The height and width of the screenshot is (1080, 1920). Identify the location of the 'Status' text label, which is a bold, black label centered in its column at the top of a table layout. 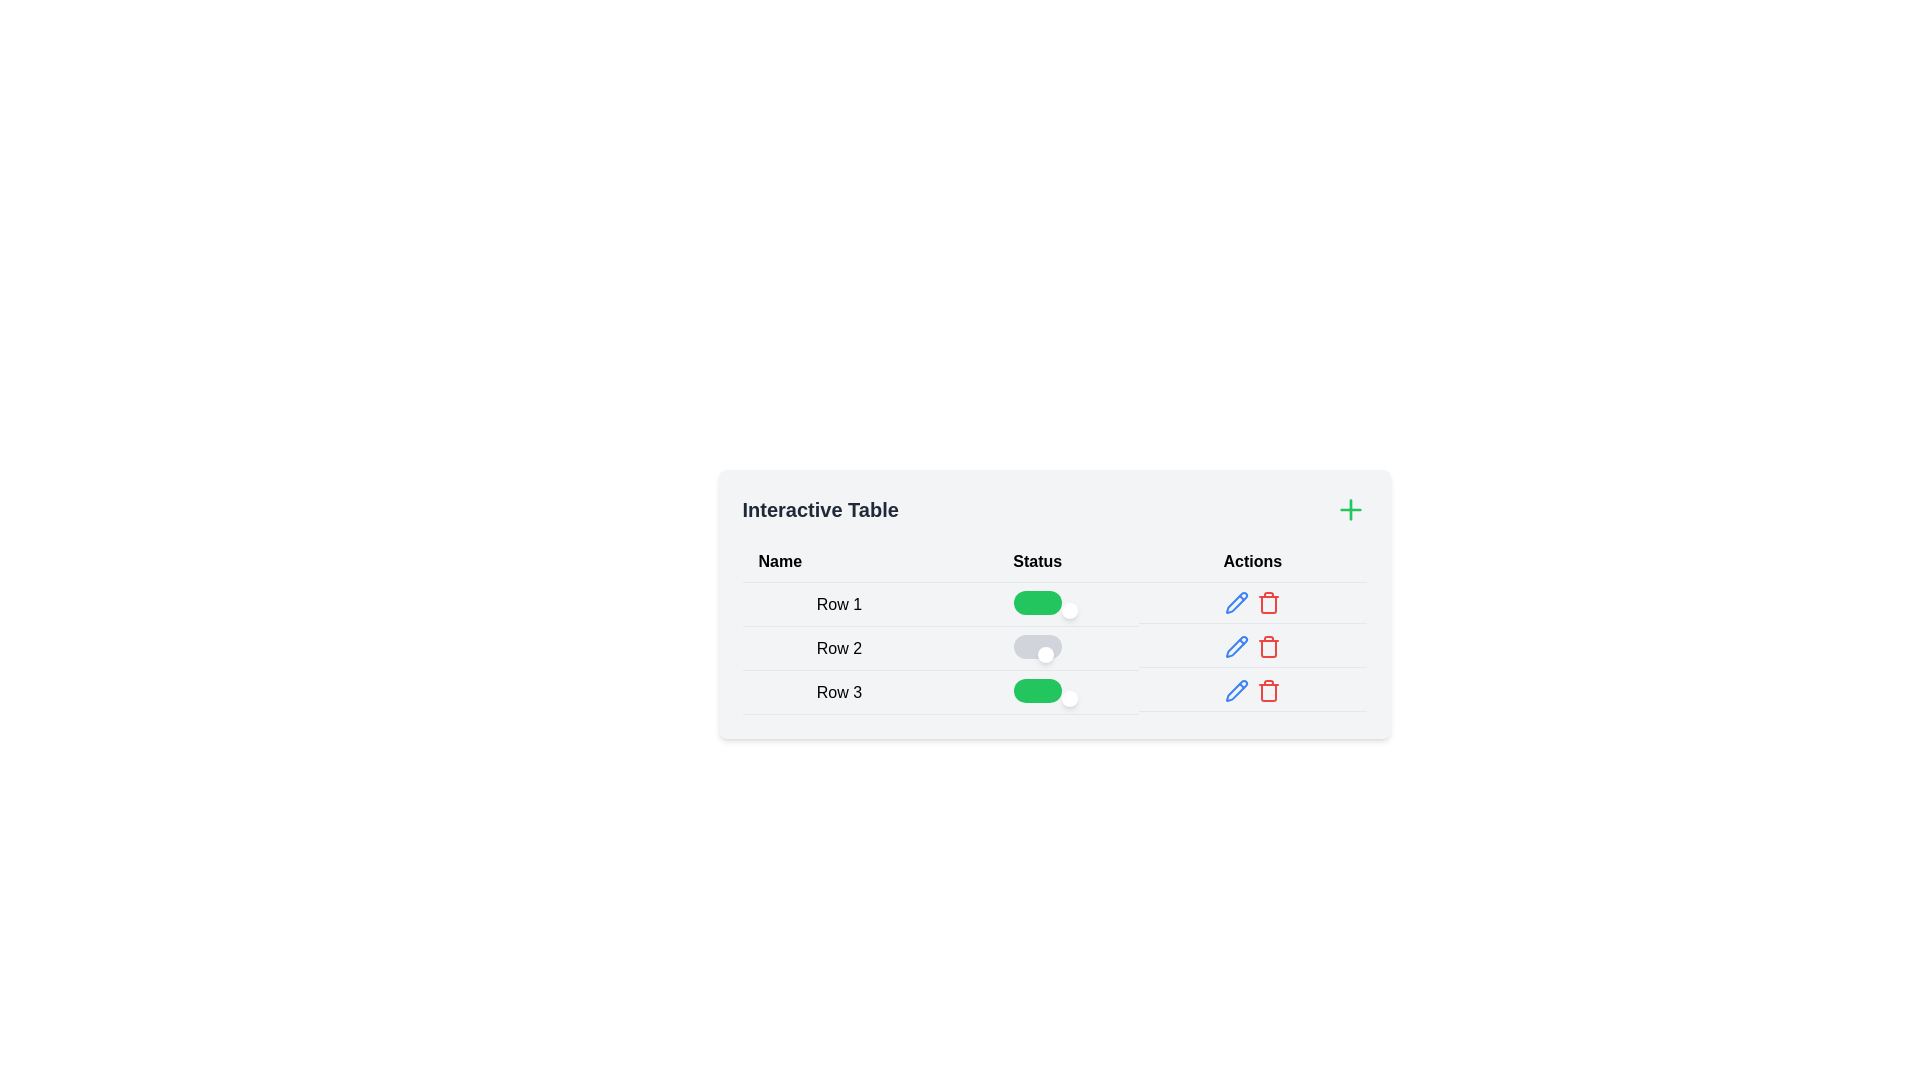
(1037, 562).